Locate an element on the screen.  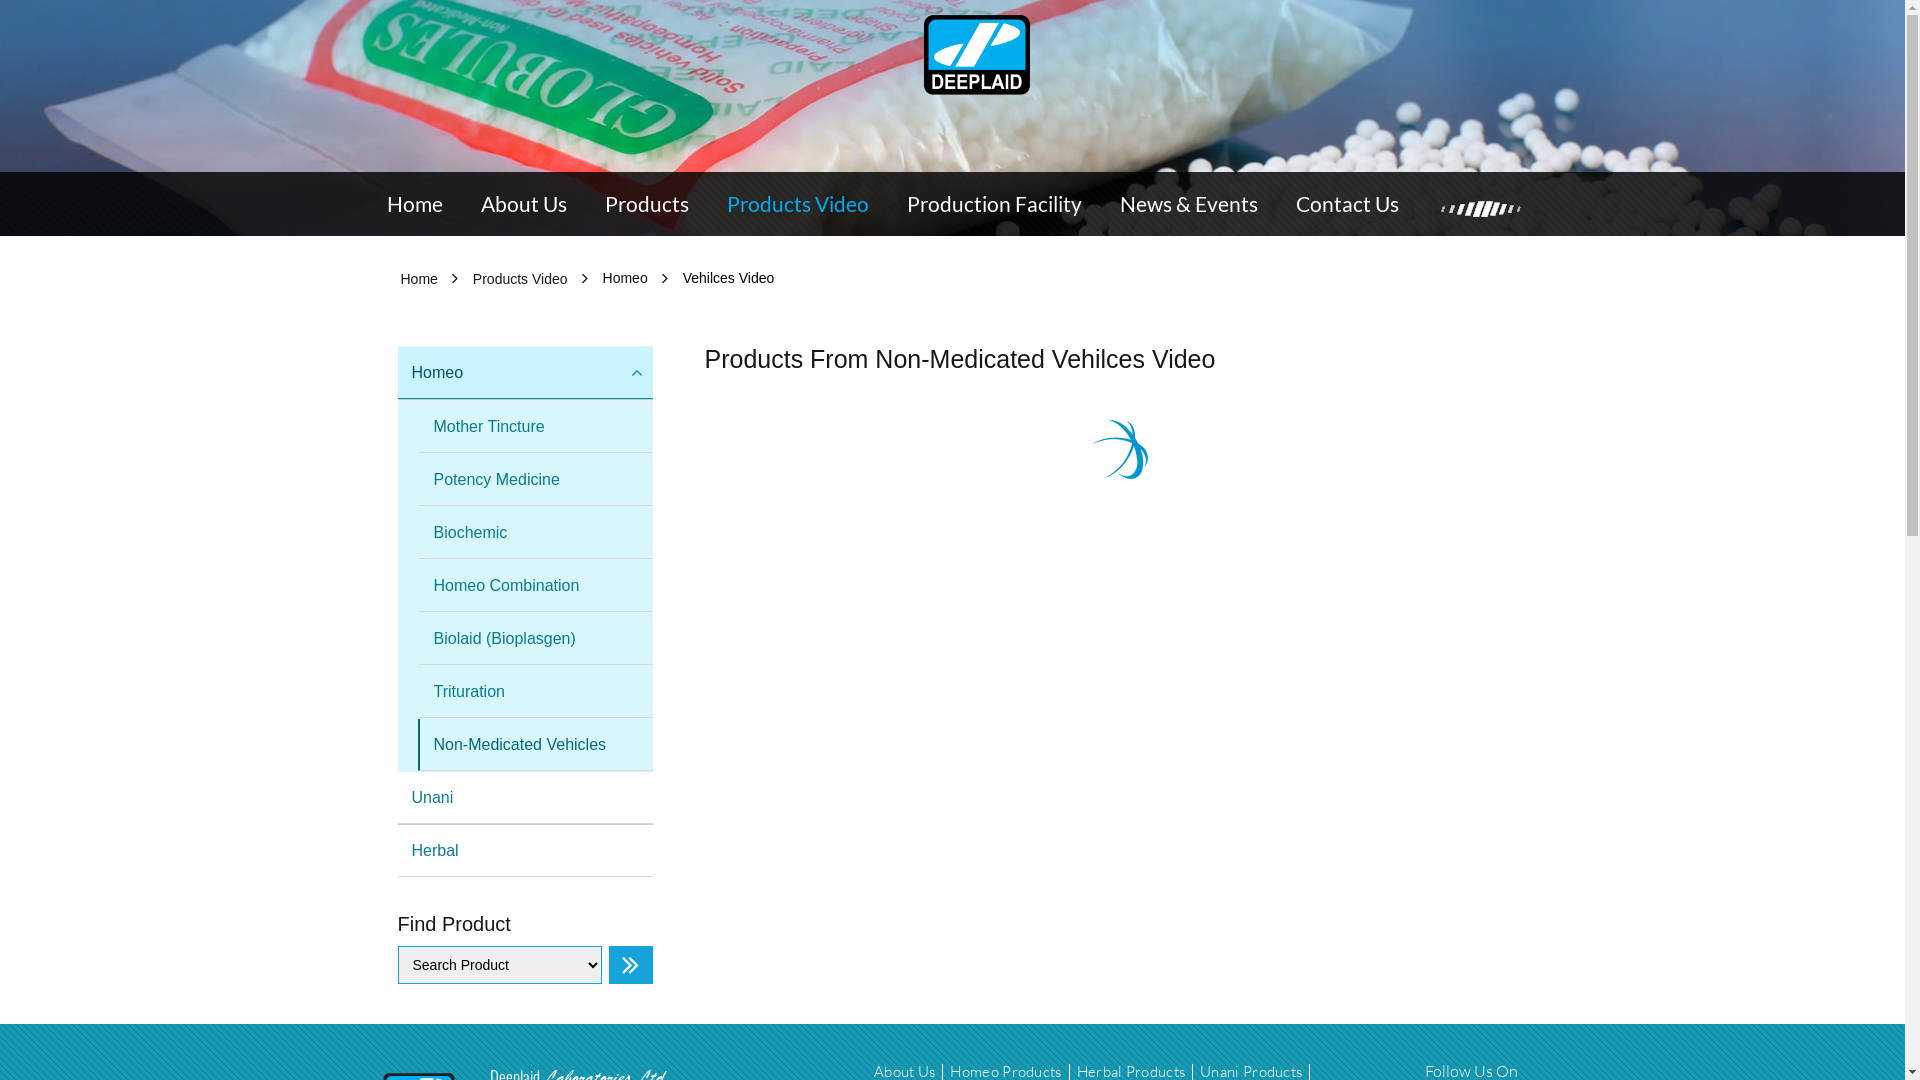
'Home' is located at coordinates (412, 204).